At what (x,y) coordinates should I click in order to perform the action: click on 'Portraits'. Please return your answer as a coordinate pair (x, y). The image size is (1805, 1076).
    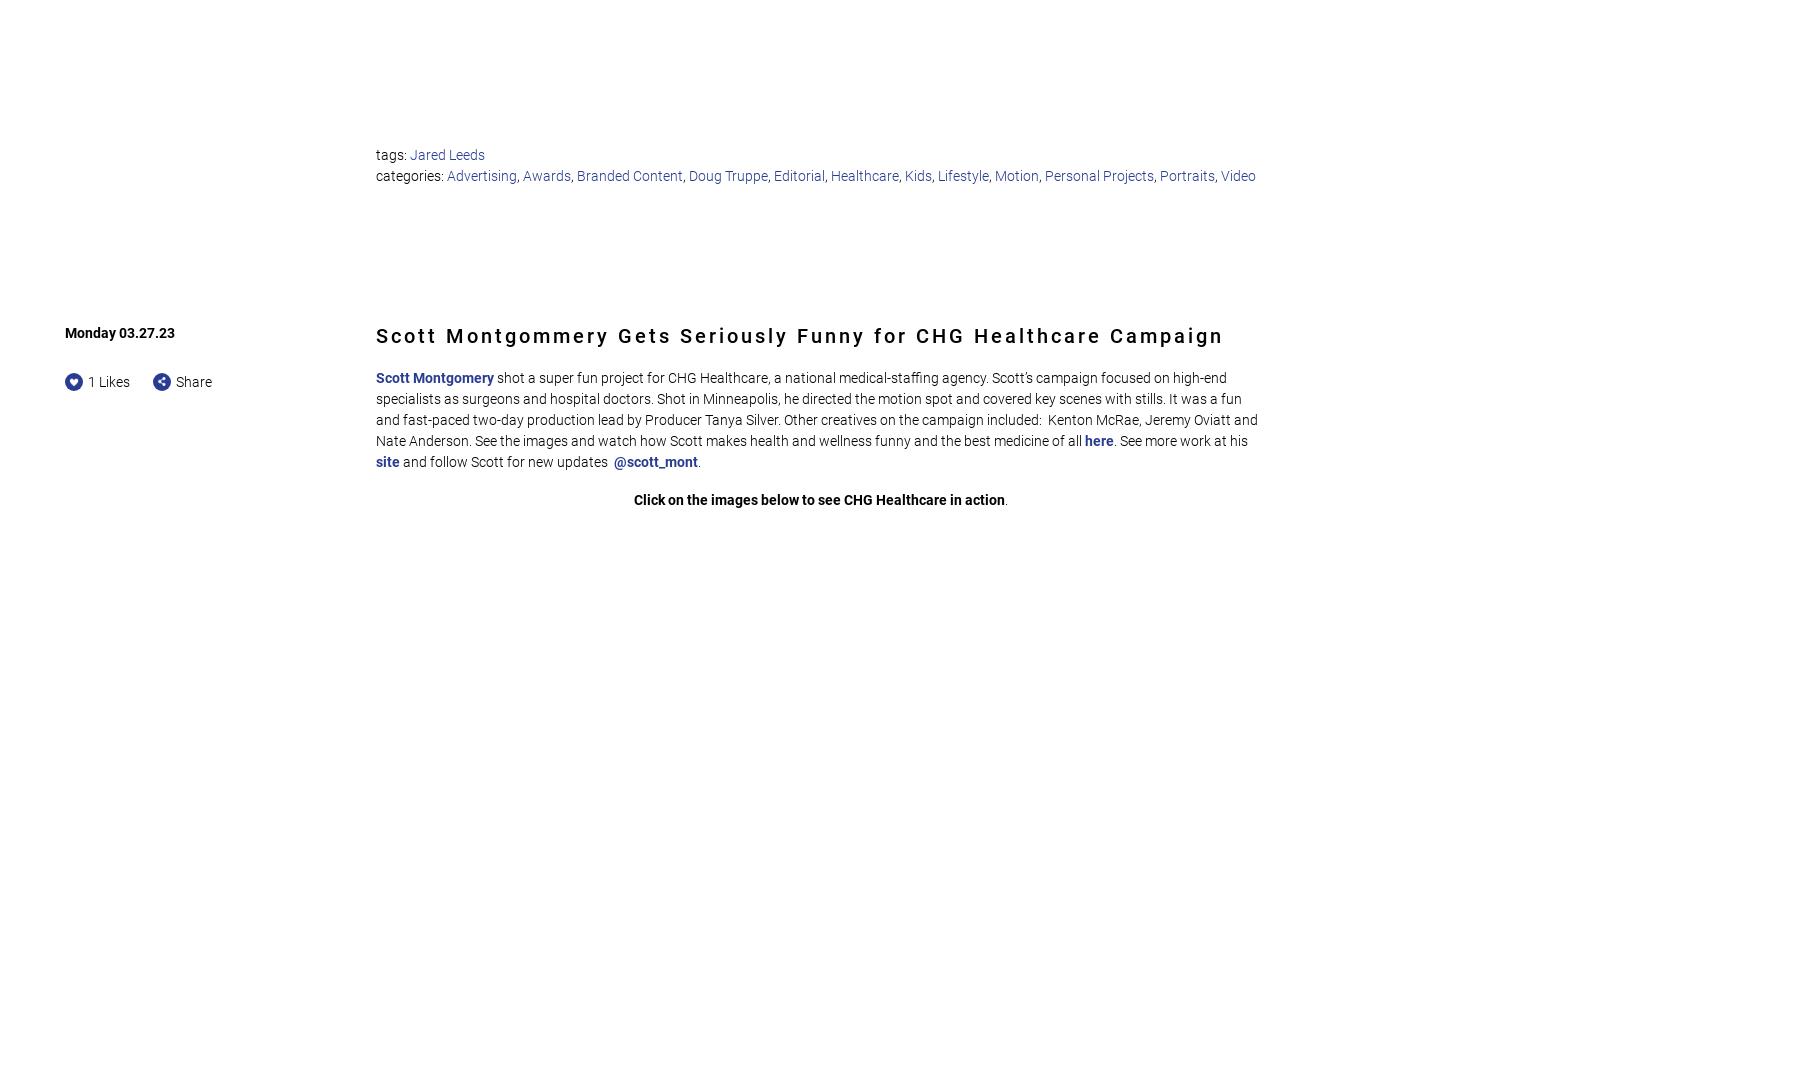
    Looking at the image, I should click on (1187, 174).